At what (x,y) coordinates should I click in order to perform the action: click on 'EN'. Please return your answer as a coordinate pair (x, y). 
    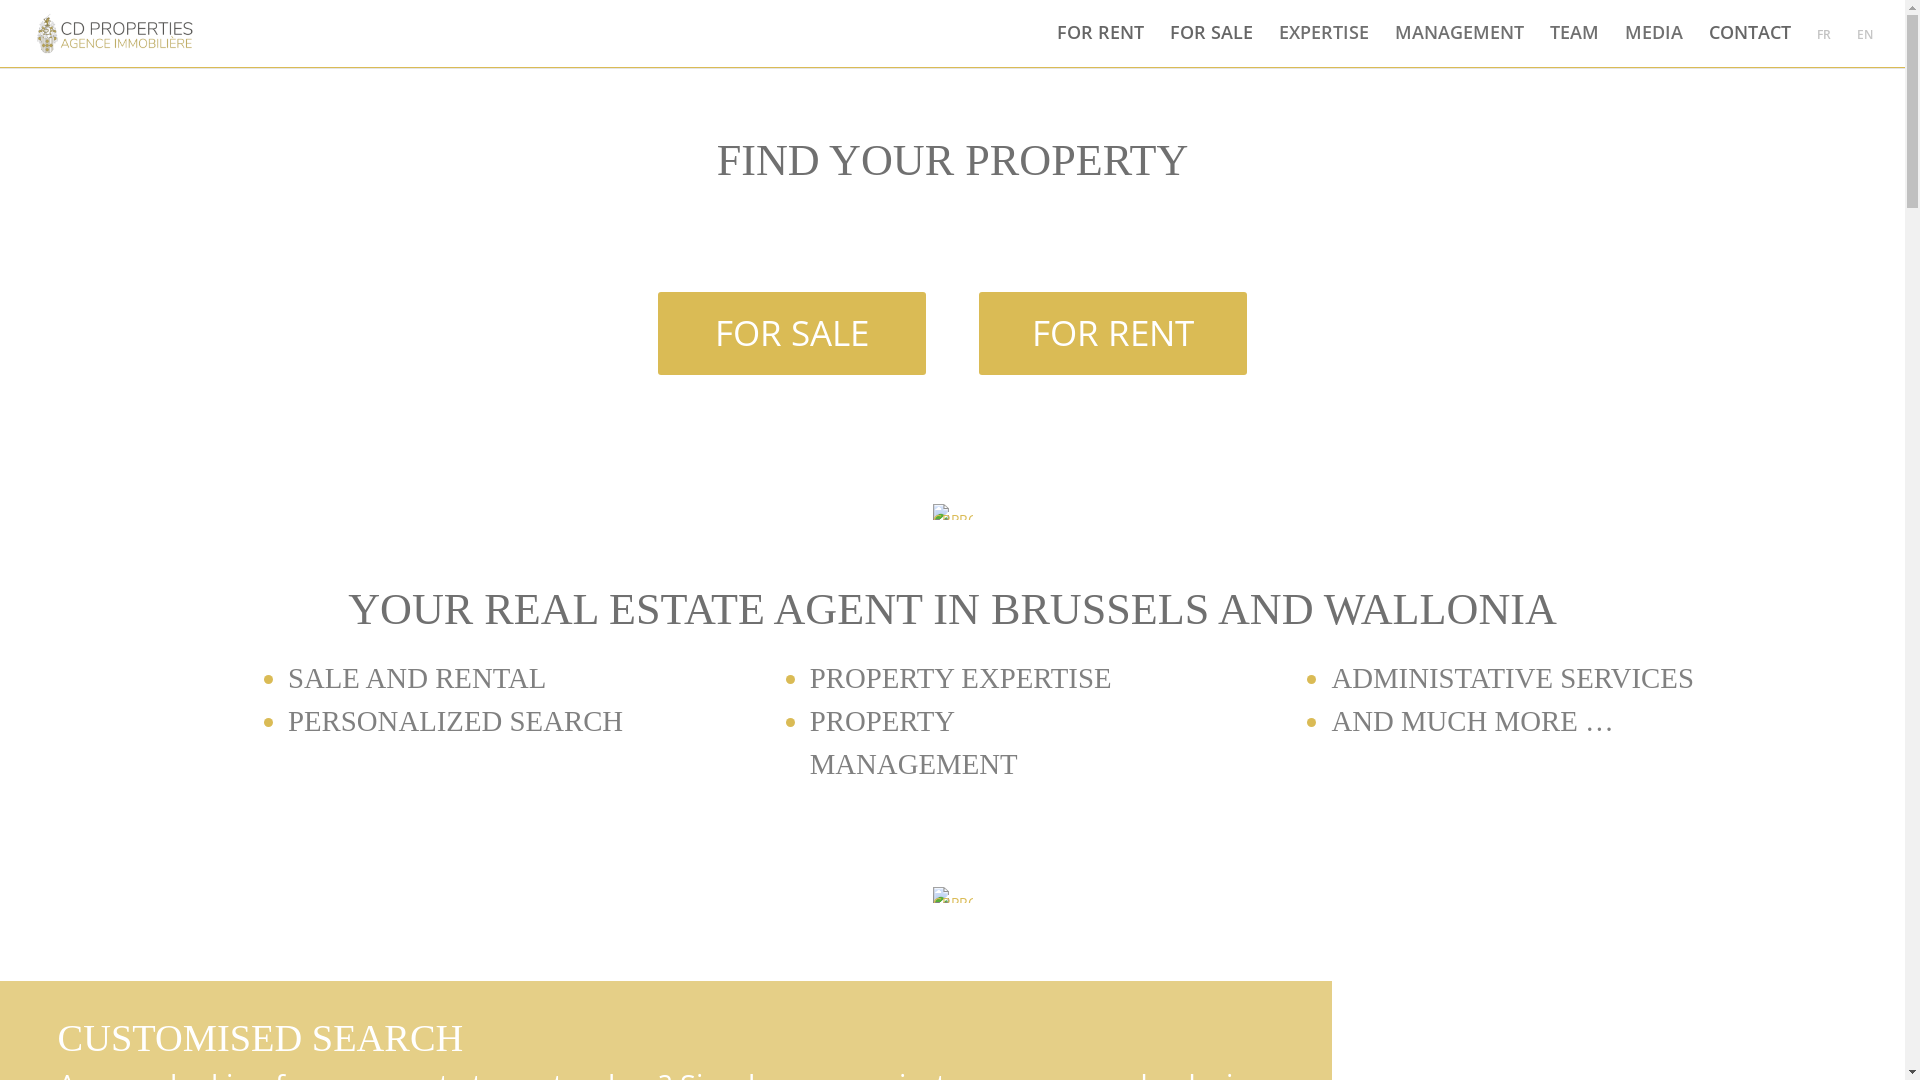
    Looking at the image, I should click on (1864, 46).